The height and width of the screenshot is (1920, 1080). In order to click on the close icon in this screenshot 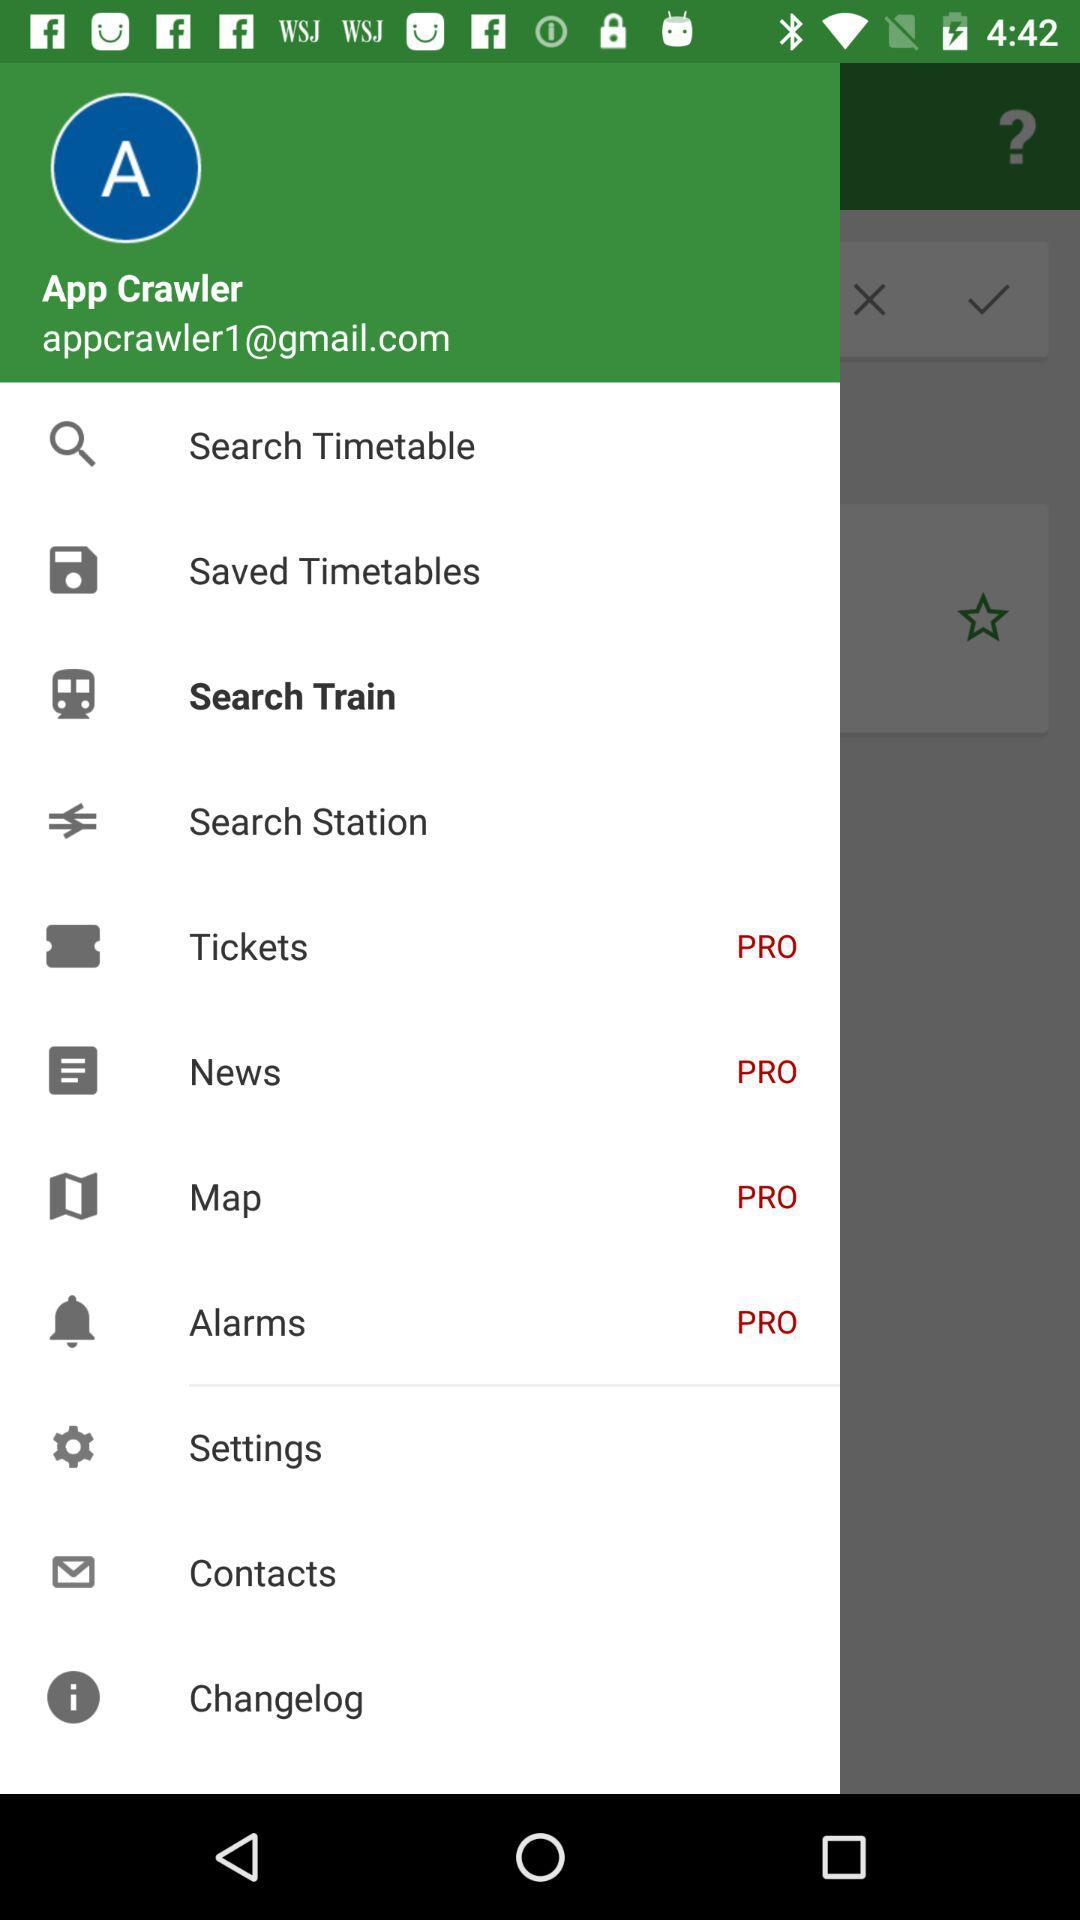, I will do `click(868, 298)`.